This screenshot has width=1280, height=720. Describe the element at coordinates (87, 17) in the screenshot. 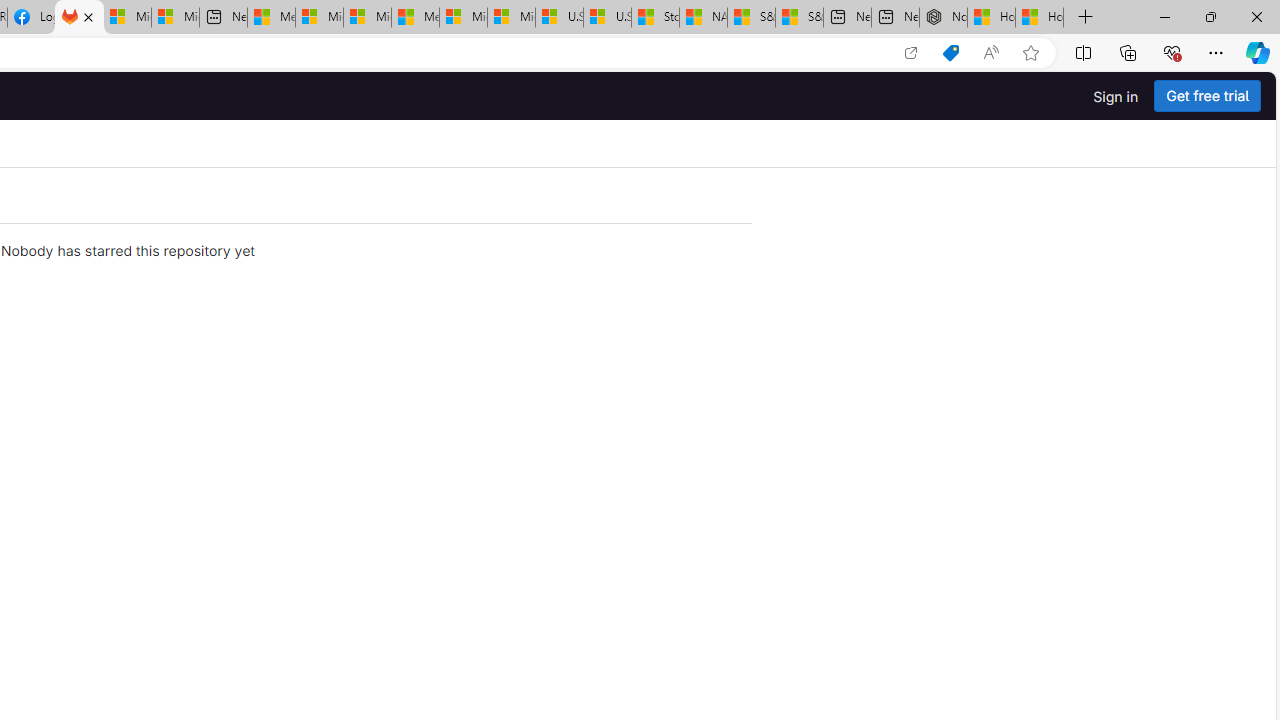

I see `'Close tab'` at that location.